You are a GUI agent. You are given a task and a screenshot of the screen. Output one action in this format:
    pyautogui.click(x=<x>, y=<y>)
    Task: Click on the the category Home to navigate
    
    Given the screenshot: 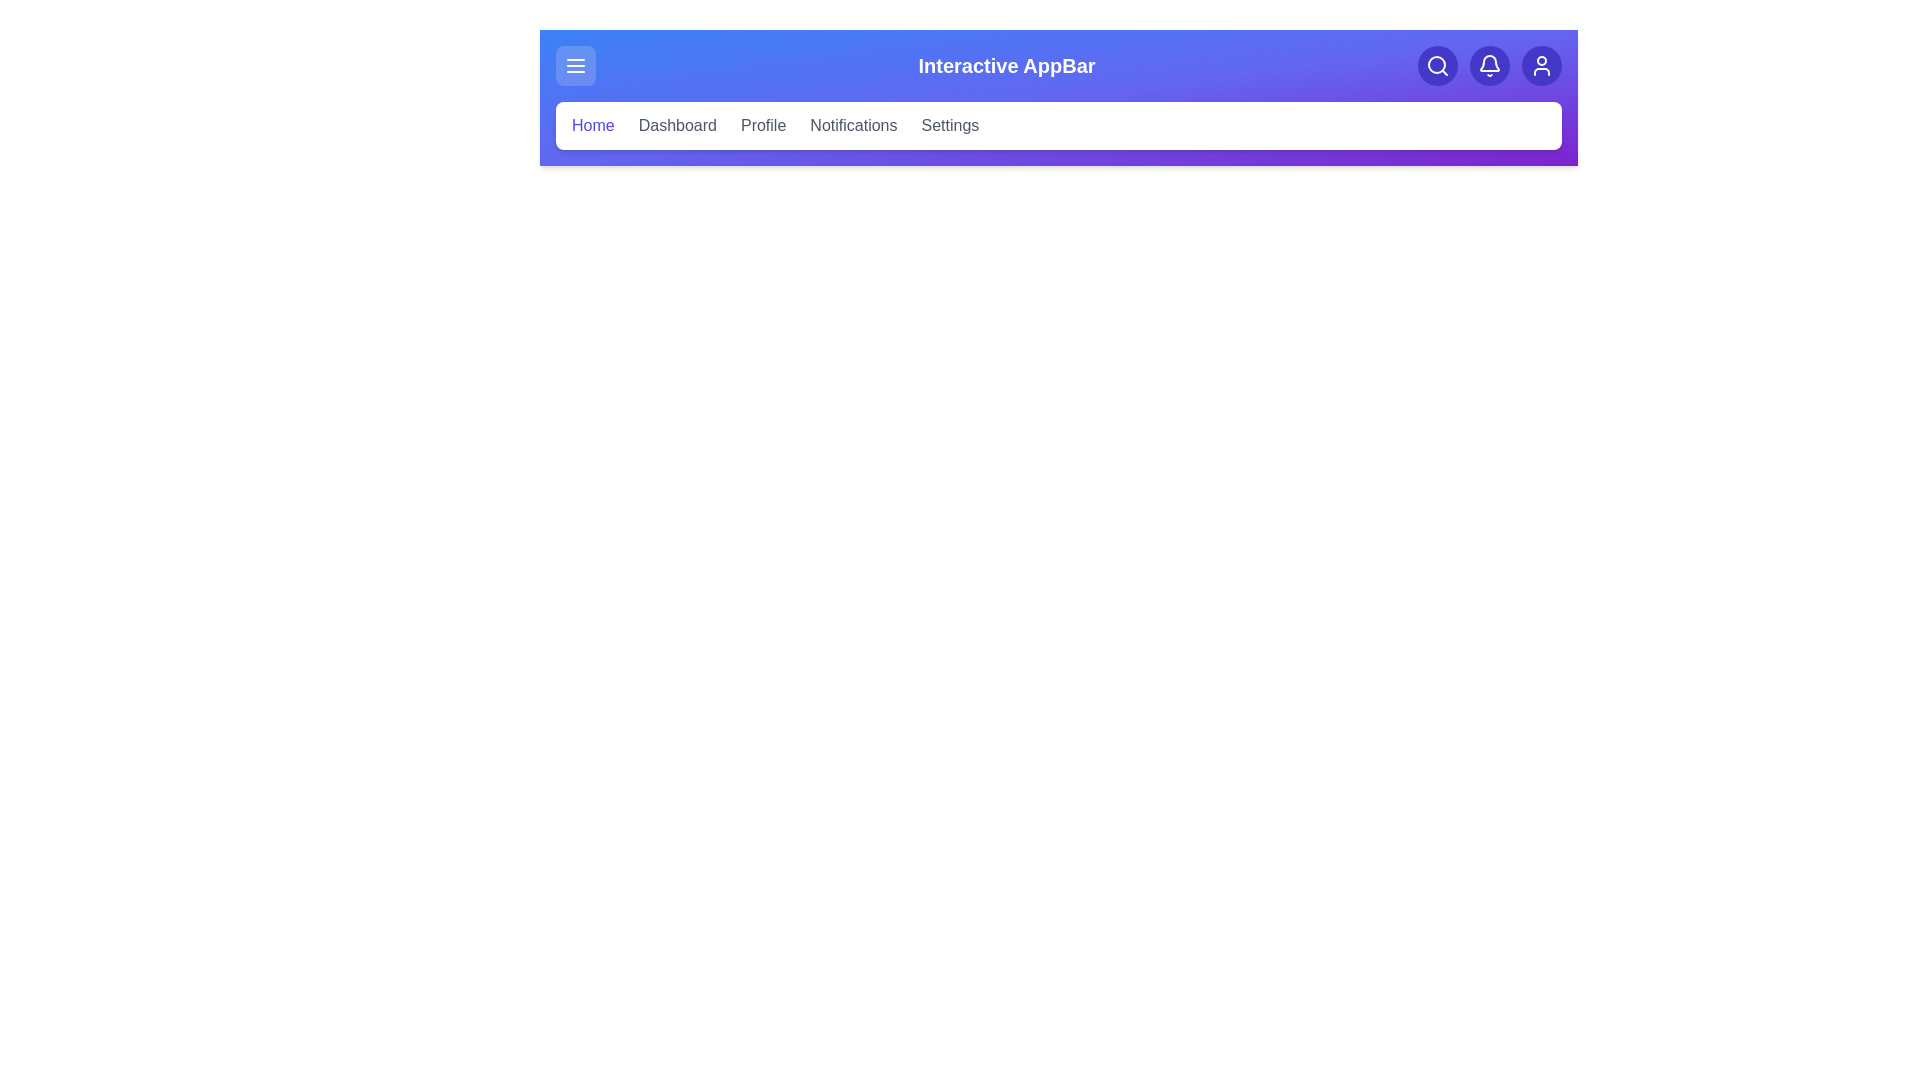 What is the action you would take?
    pyautogui.click(x=592, y=126)
    